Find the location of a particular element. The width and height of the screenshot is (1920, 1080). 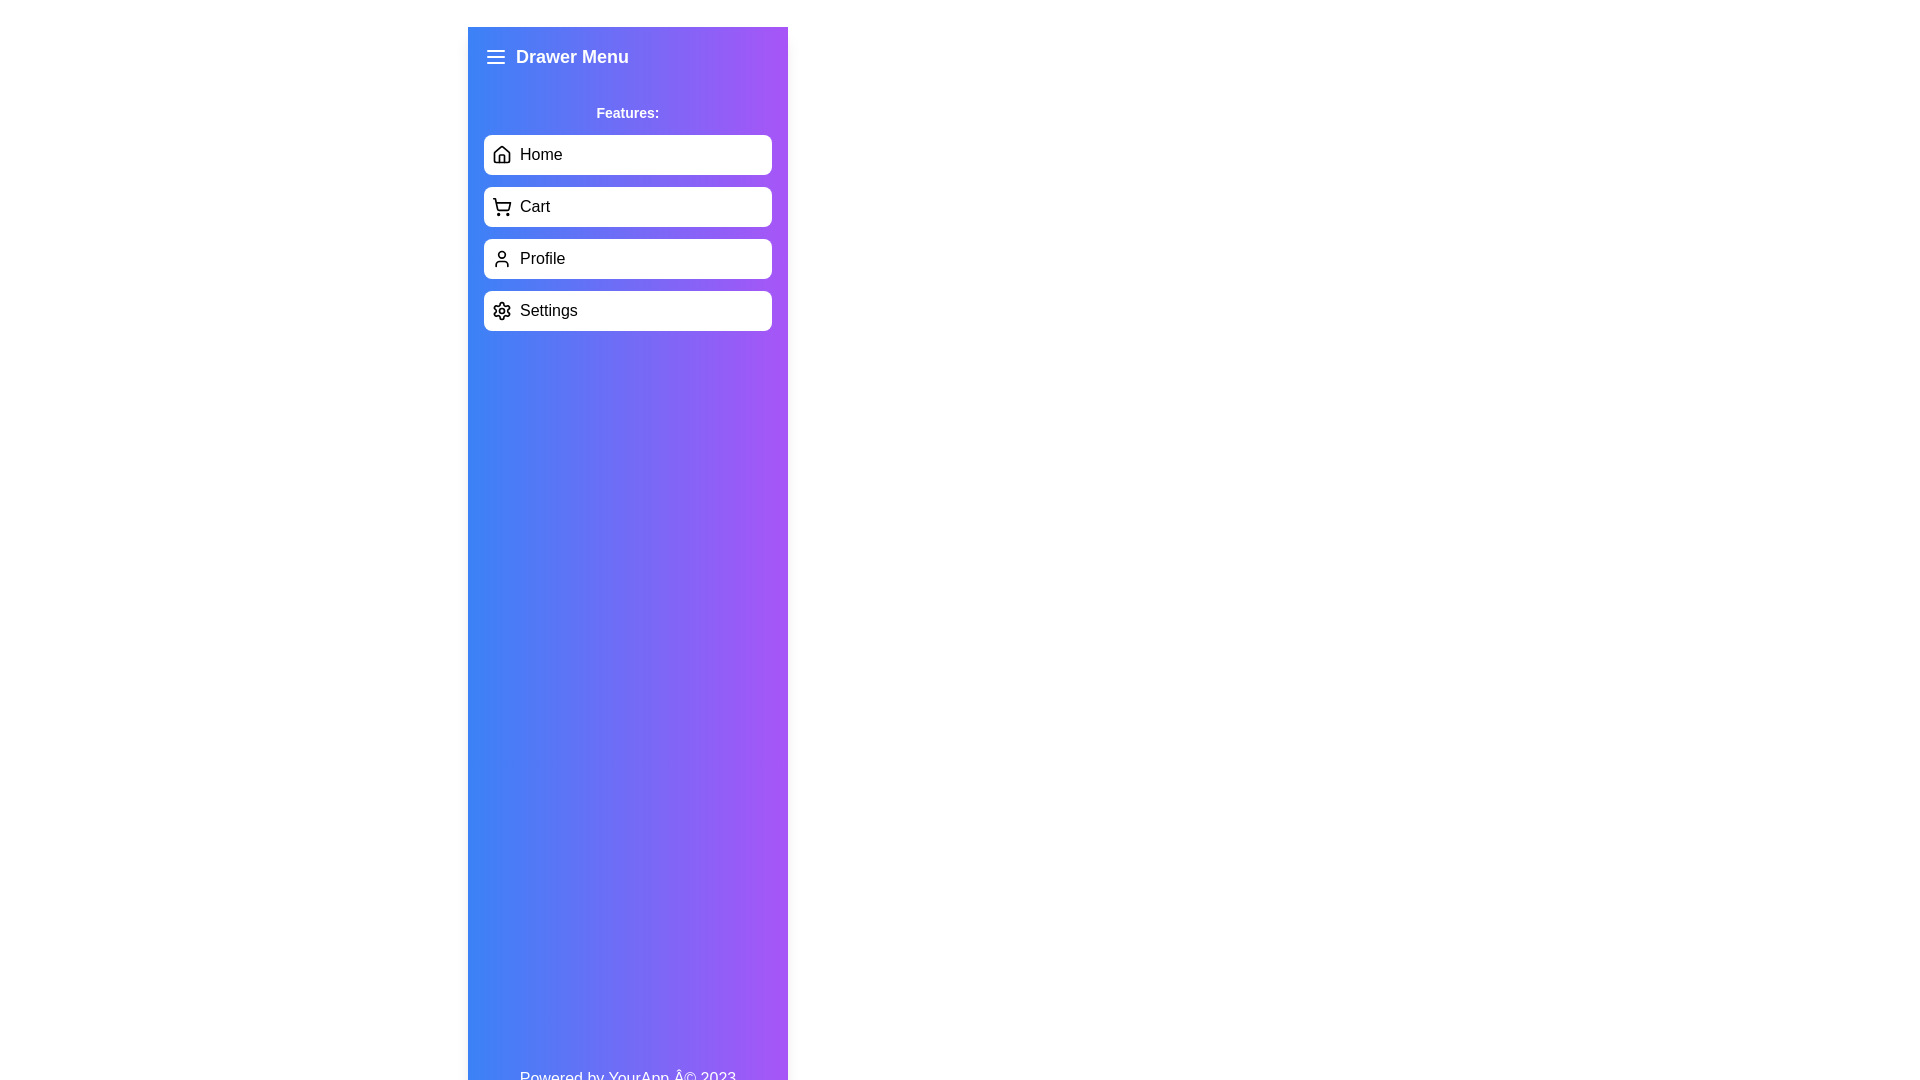

the second menu item labeled 'Cart' in the 'Features' drawer menu is located at coordinates (627, 207).